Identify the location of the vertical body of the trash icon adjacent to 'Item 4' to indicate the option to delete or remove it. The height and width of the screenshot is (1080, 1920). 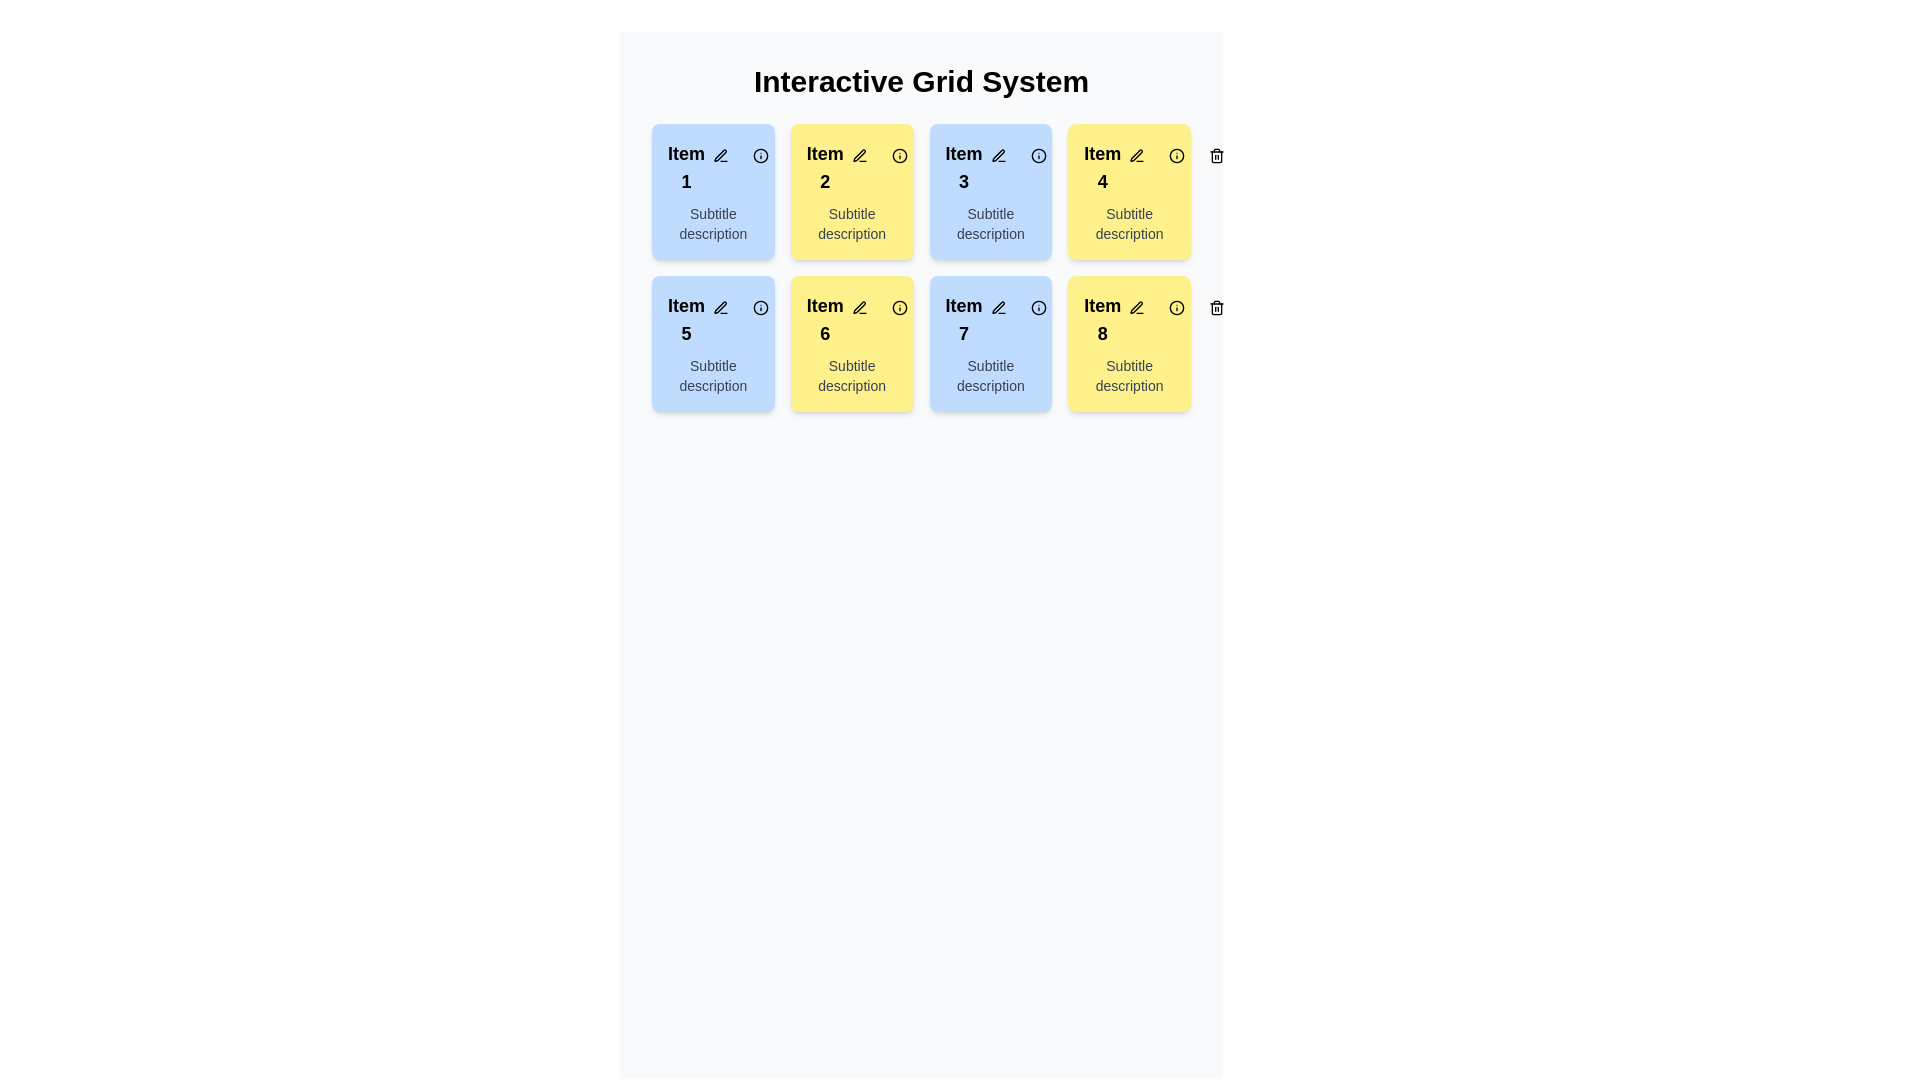
(1216, 156).